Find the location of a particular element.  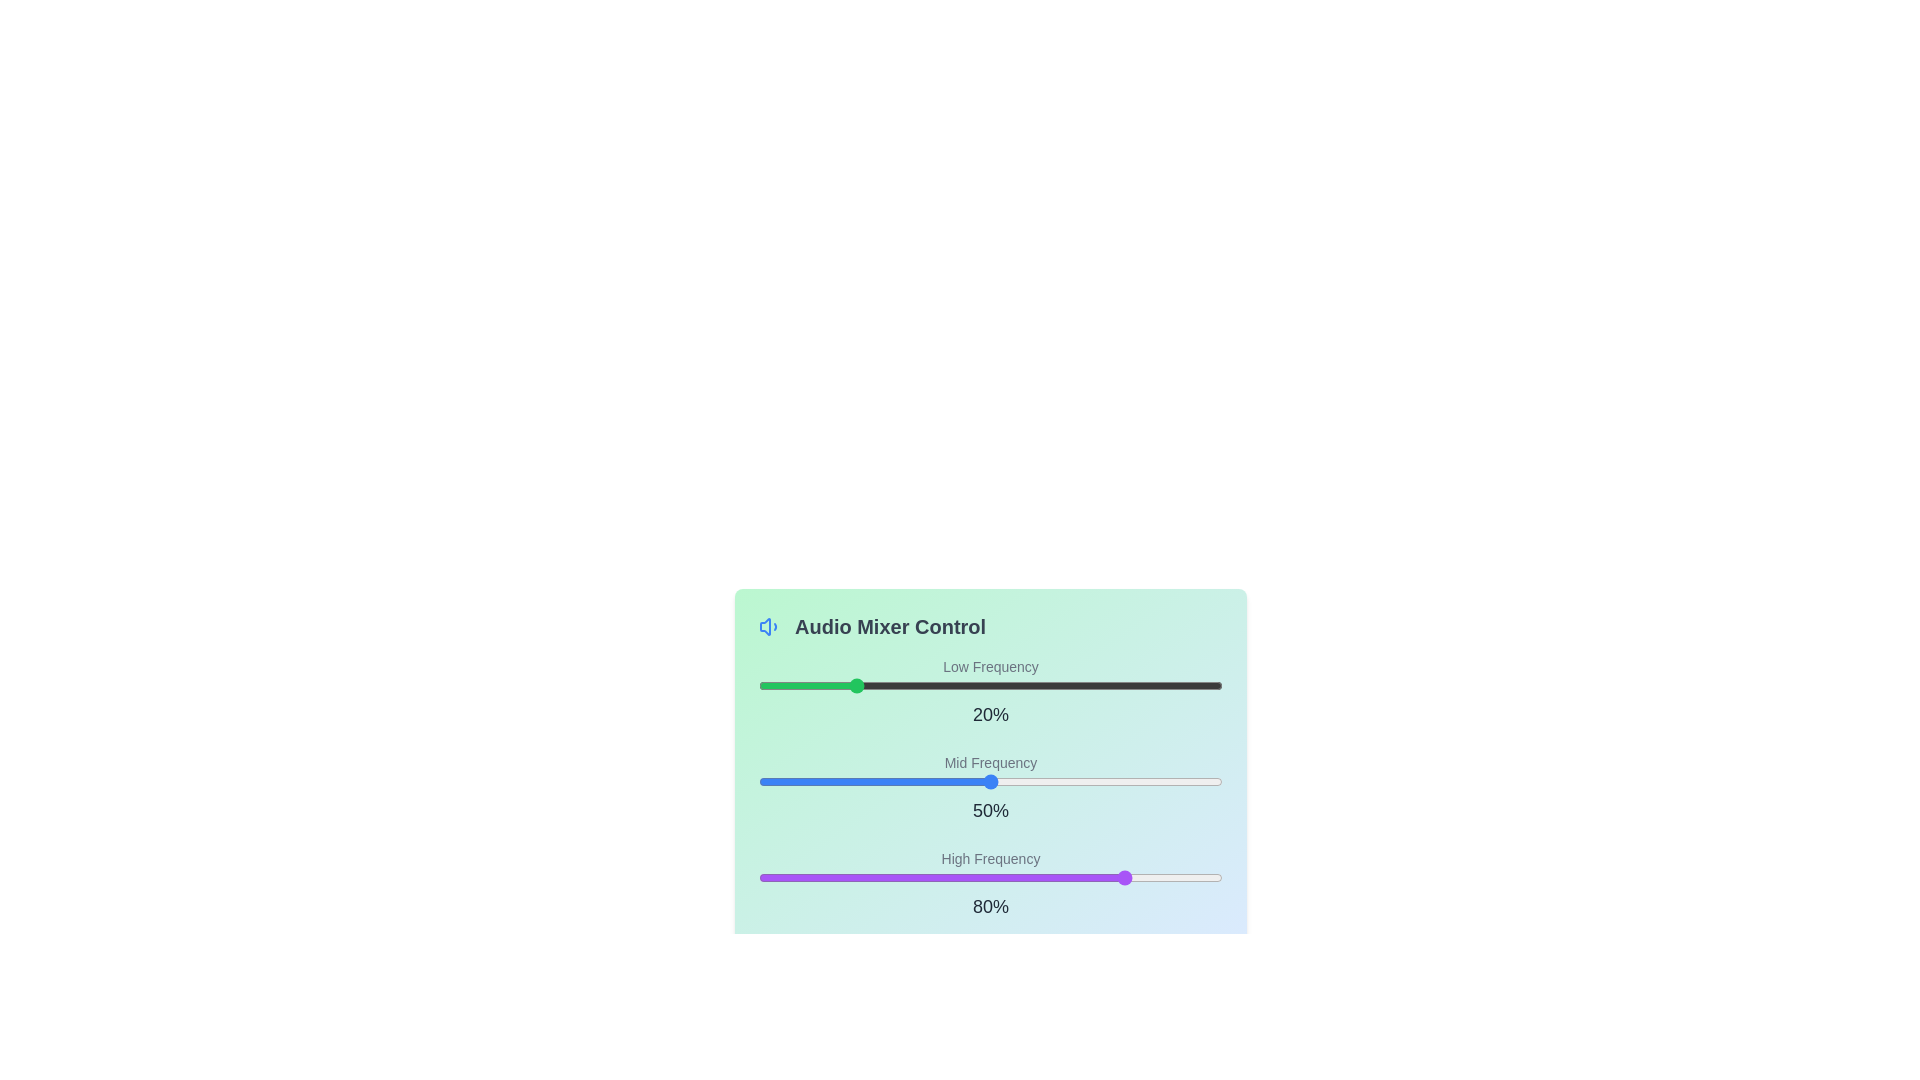

the 'High Frequency' slider is located at coordinates (967, 877).